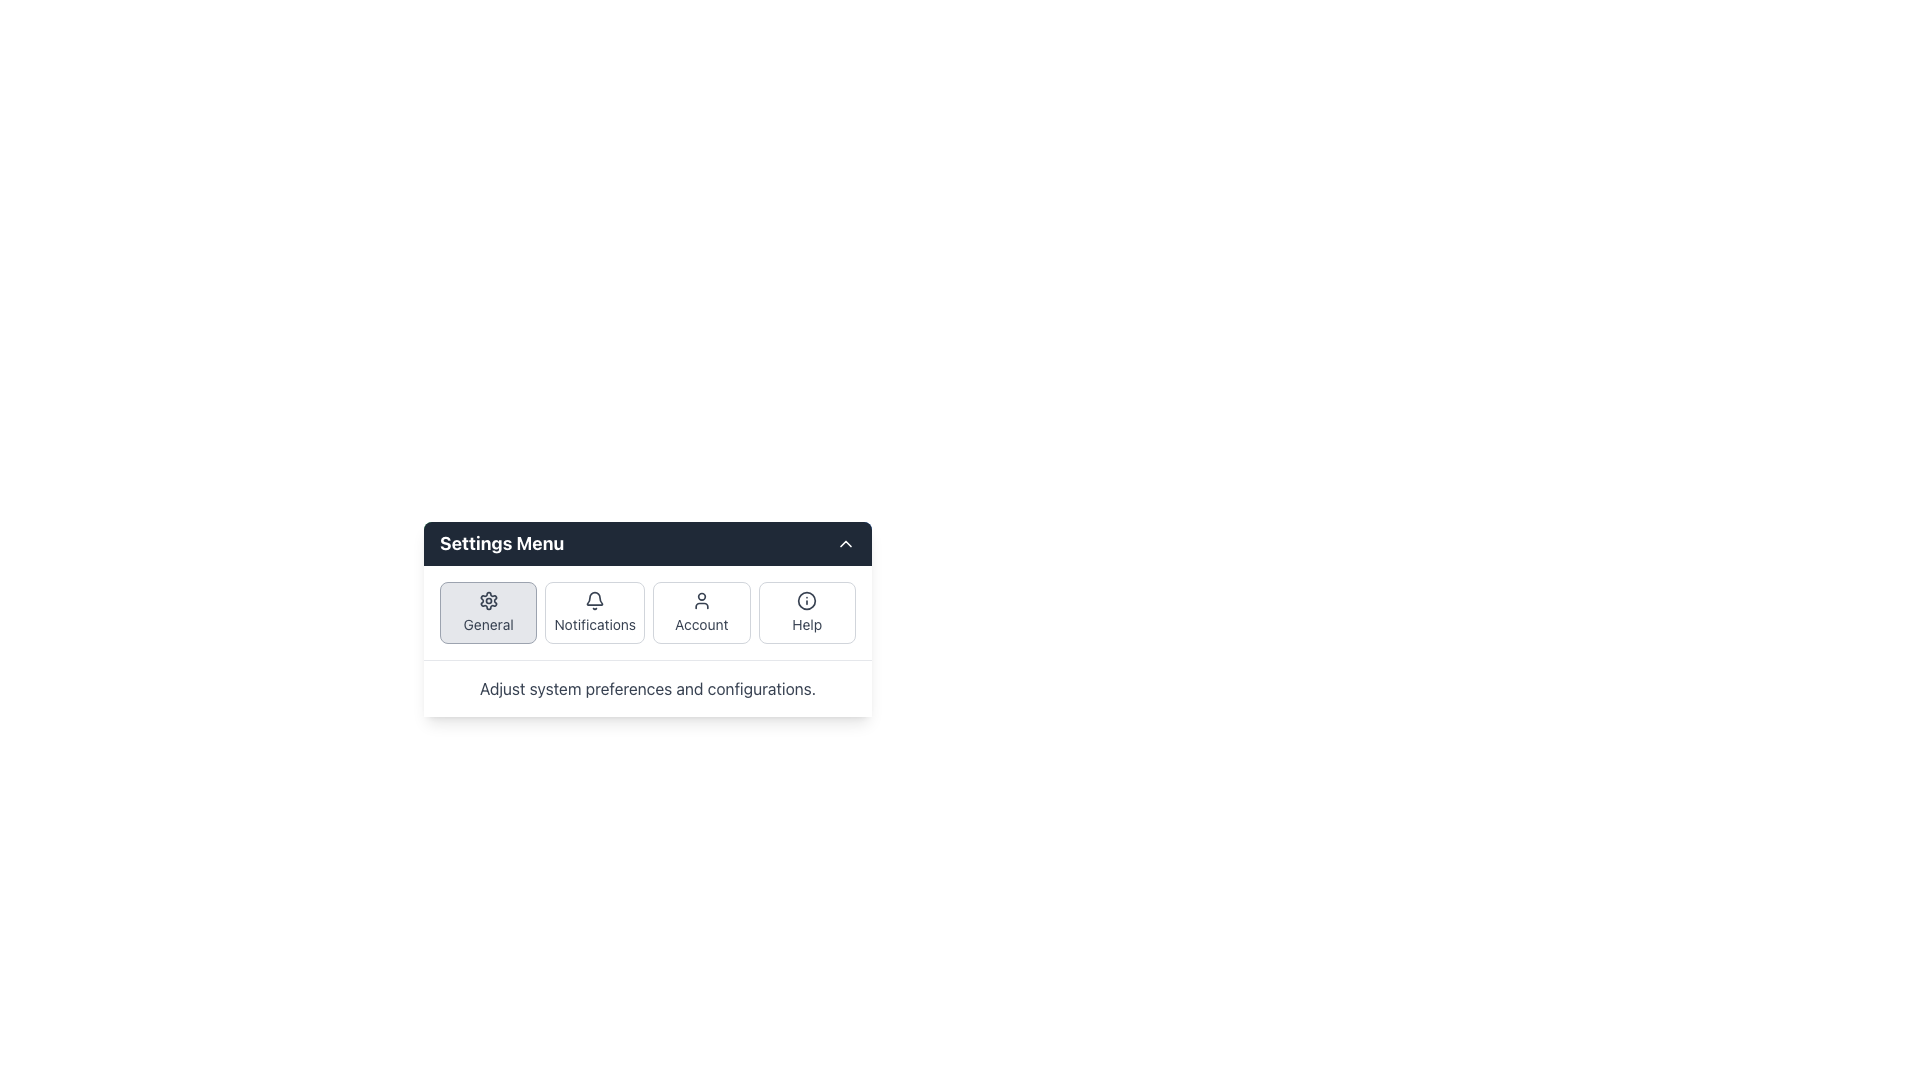 The height and width of the screenshot is (1080, 1920). Describe the element at coordinates (701, 612) in the screenshot. I see `the account-related settings button, which is the third button in a row located between the 'Notifications' and 'Help' buttons` at that location.